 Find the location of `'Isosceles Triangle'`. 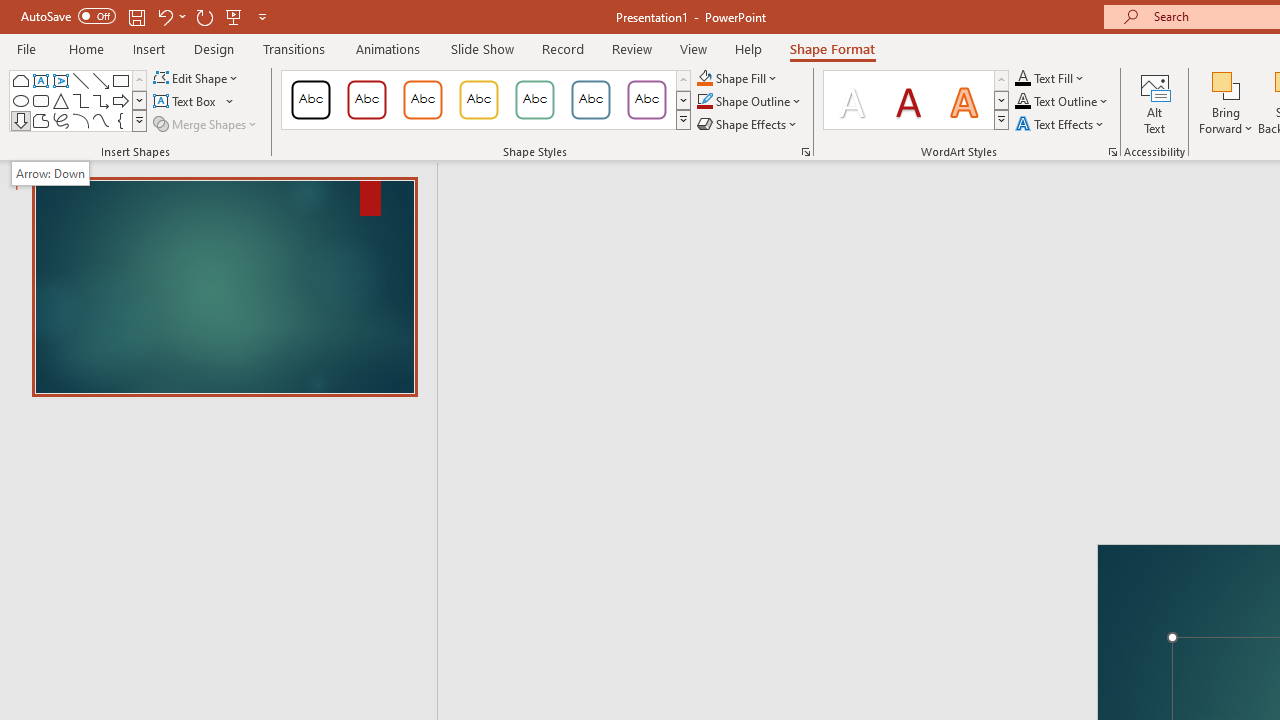

'Isosceles Triangle' is located at coordinates (60, 100).